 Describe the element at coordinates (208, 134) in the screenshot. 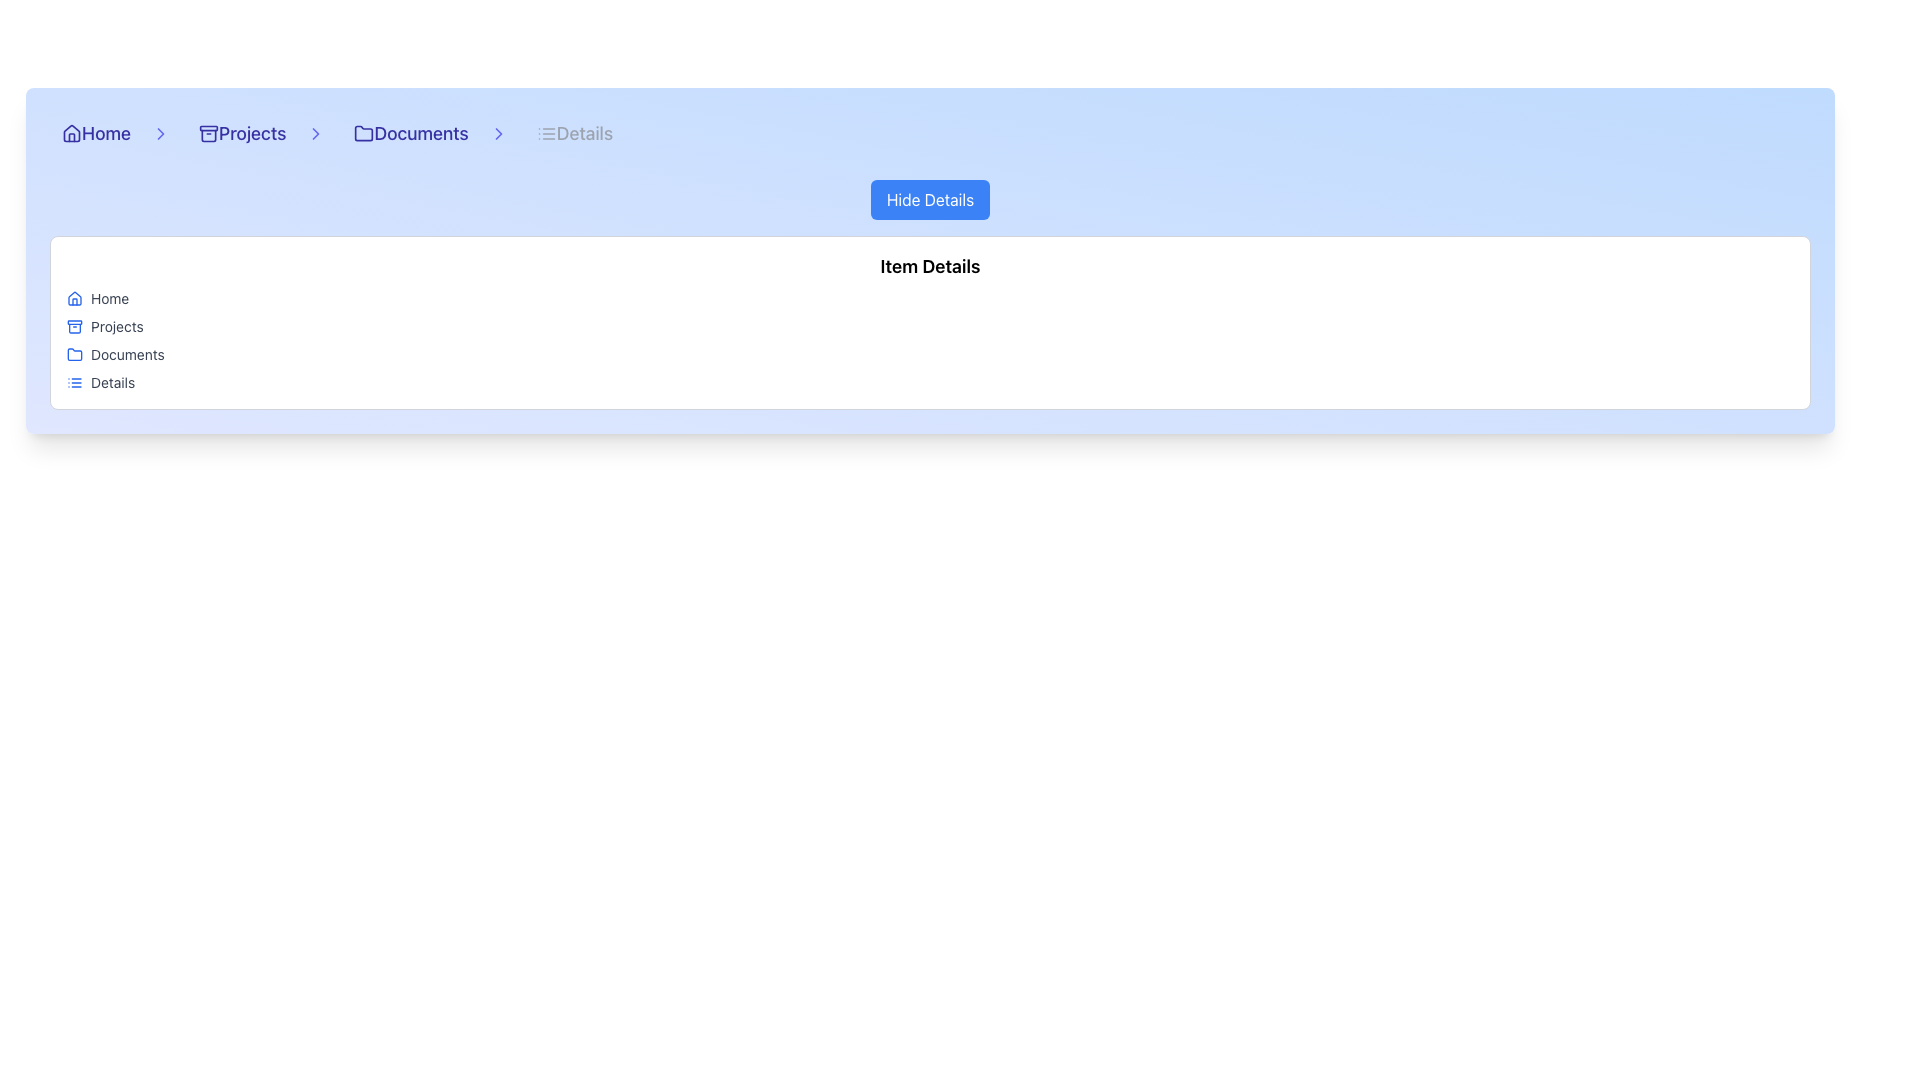

I see `the SVG archive box icon located in the navigation bar, immediately to the left of the 'Projects' label` at that location.